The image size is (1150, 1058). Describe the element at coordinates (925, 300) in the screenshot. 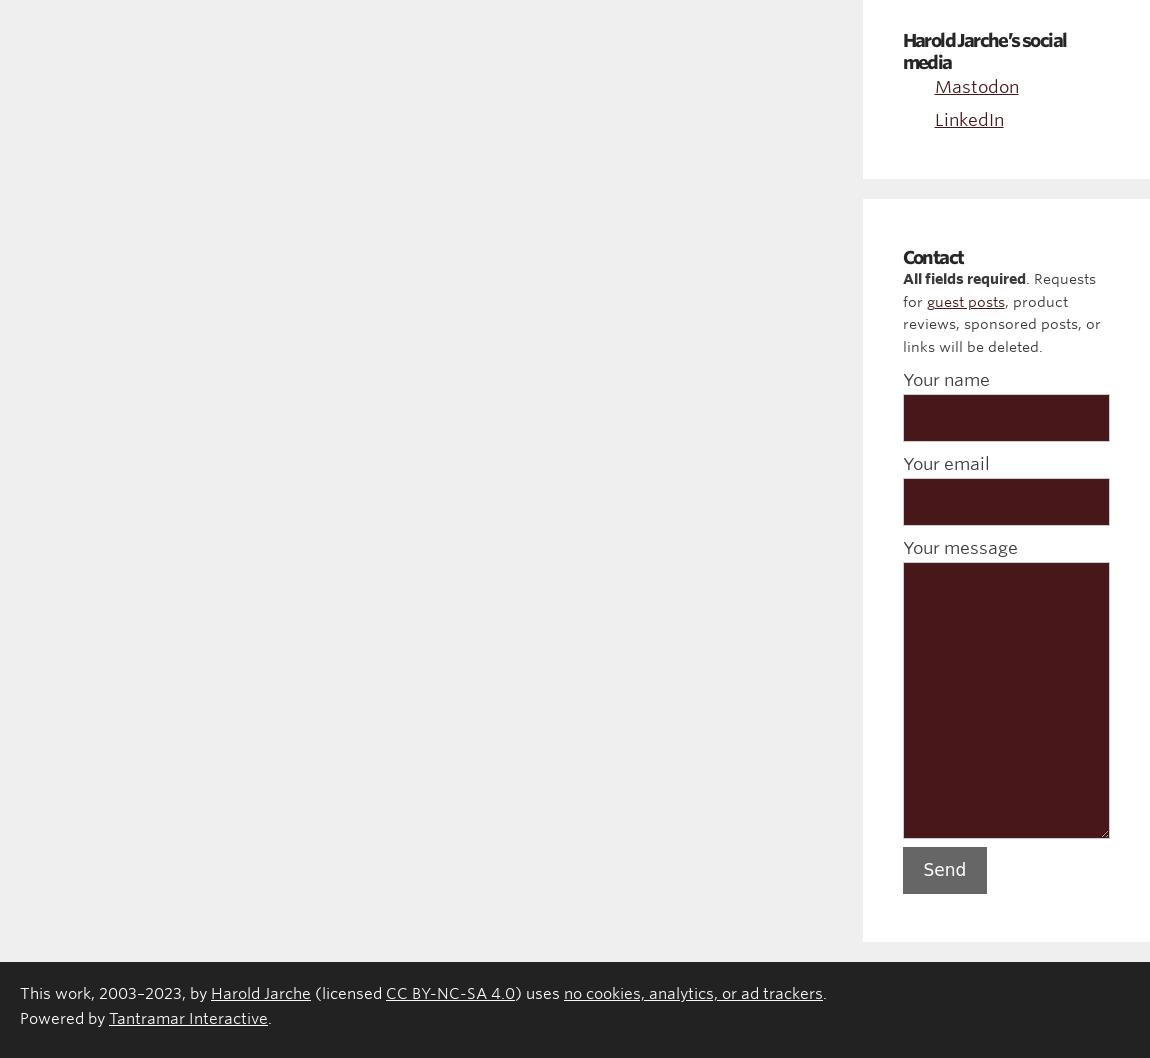

I see `'guest posts'` at that location.